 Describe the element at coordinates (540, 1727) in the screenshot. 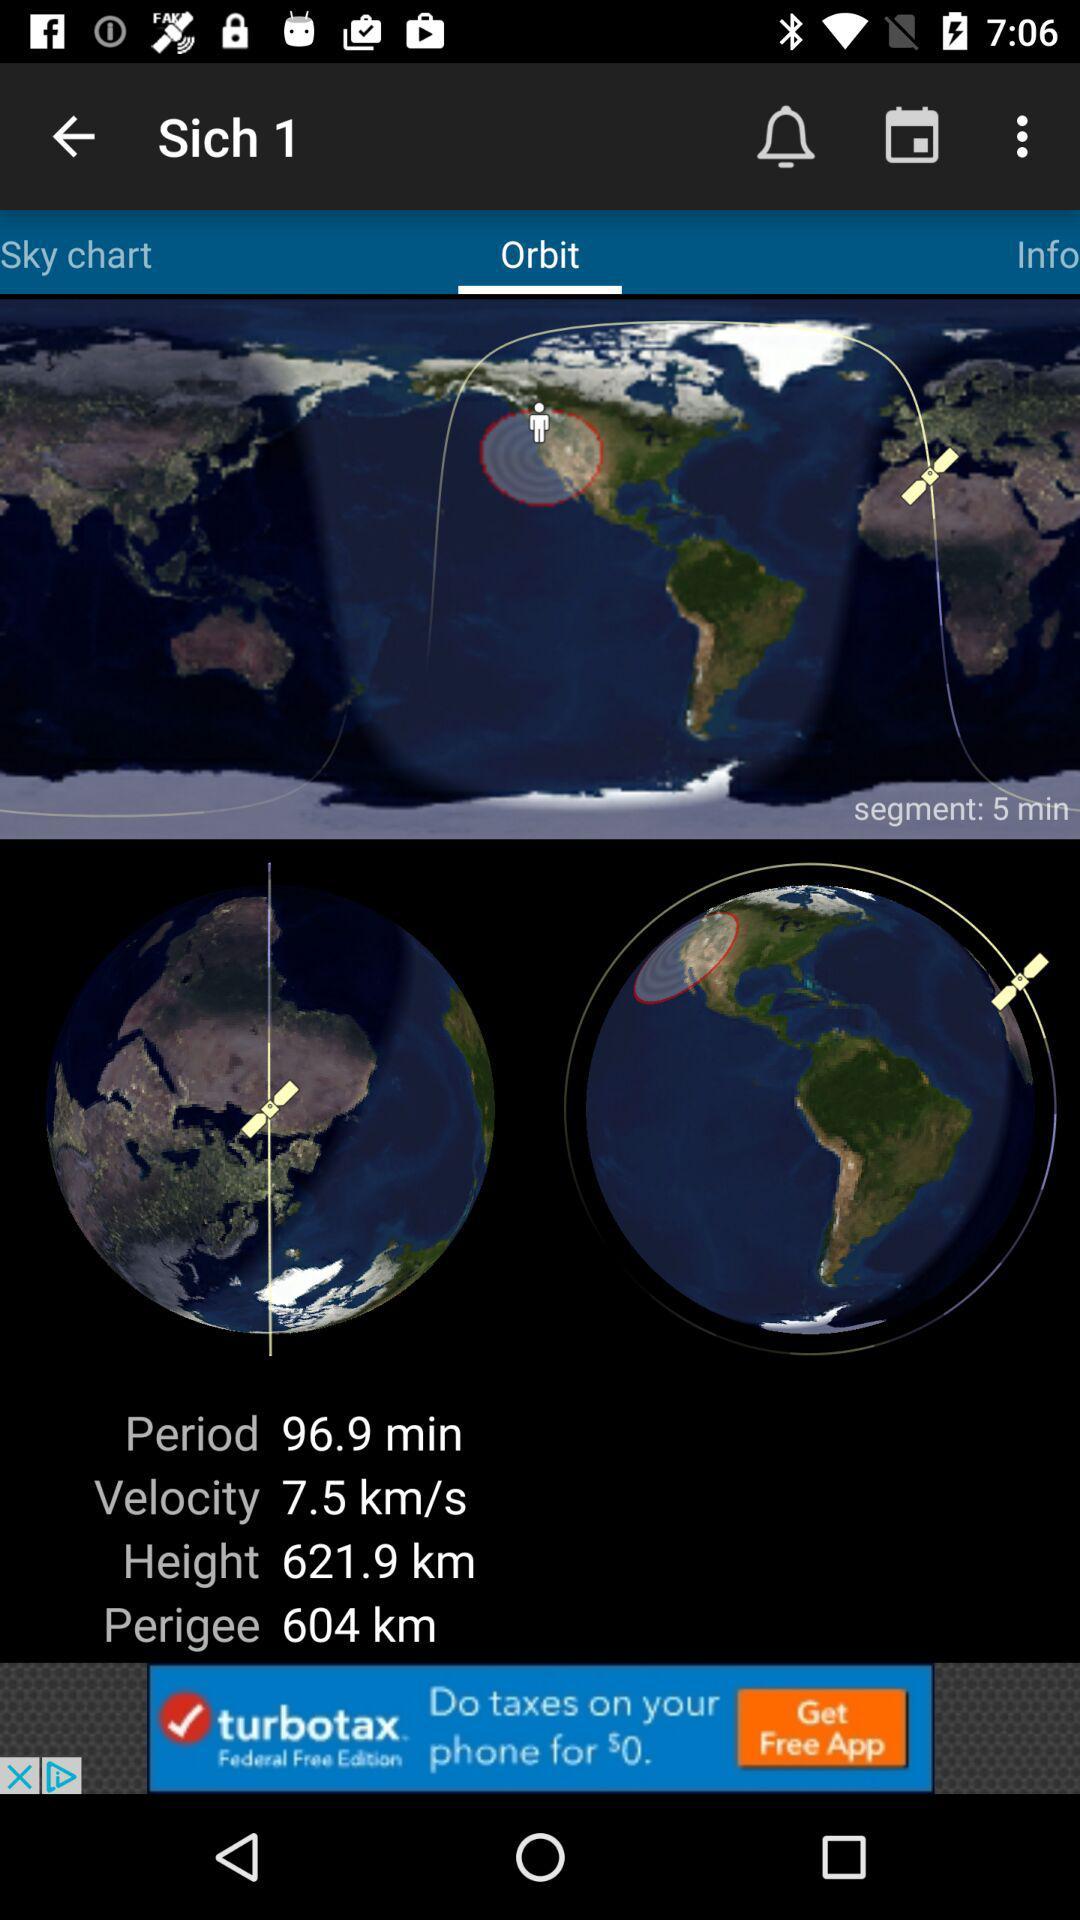

I see `install turbotax` at that location.